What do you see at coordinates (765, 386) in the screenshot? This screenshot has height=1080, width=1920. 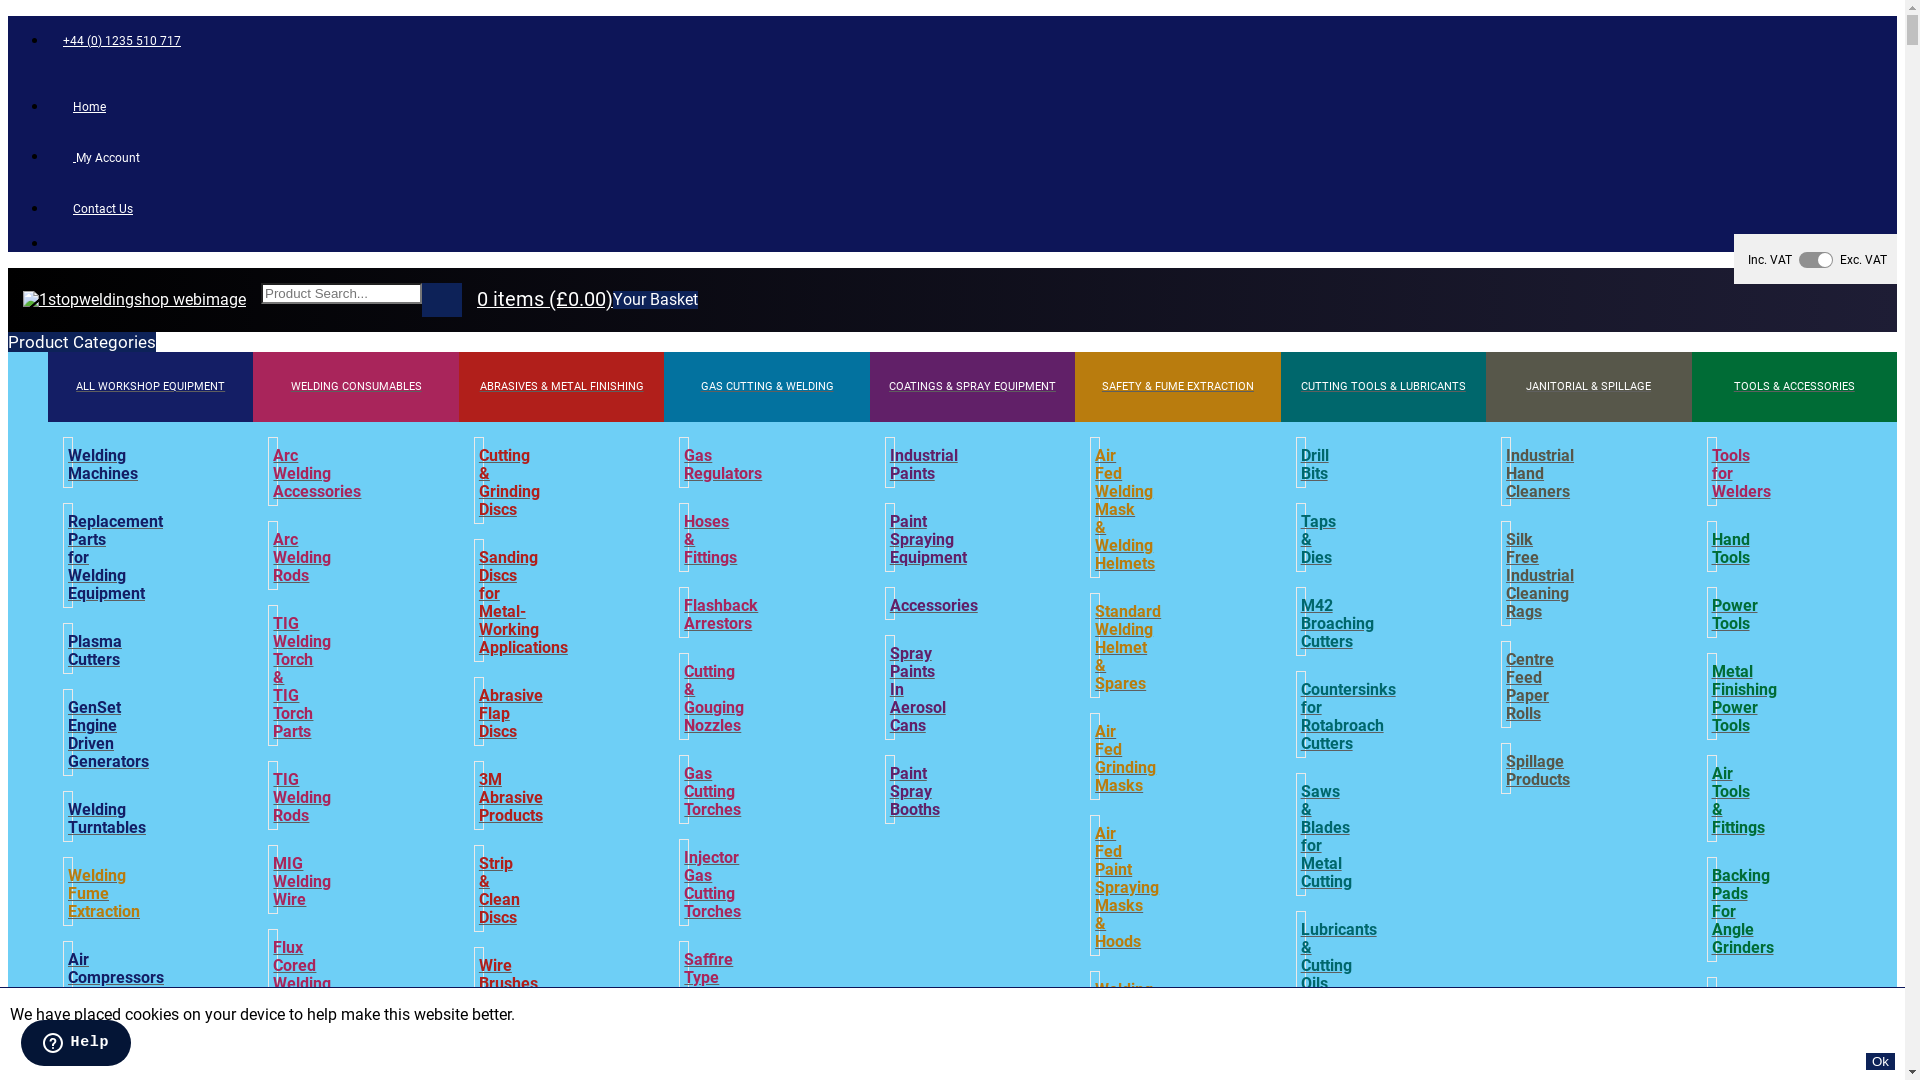 I see `'GAS CUTTING & WELDING'` at bounding box center [765, 386].